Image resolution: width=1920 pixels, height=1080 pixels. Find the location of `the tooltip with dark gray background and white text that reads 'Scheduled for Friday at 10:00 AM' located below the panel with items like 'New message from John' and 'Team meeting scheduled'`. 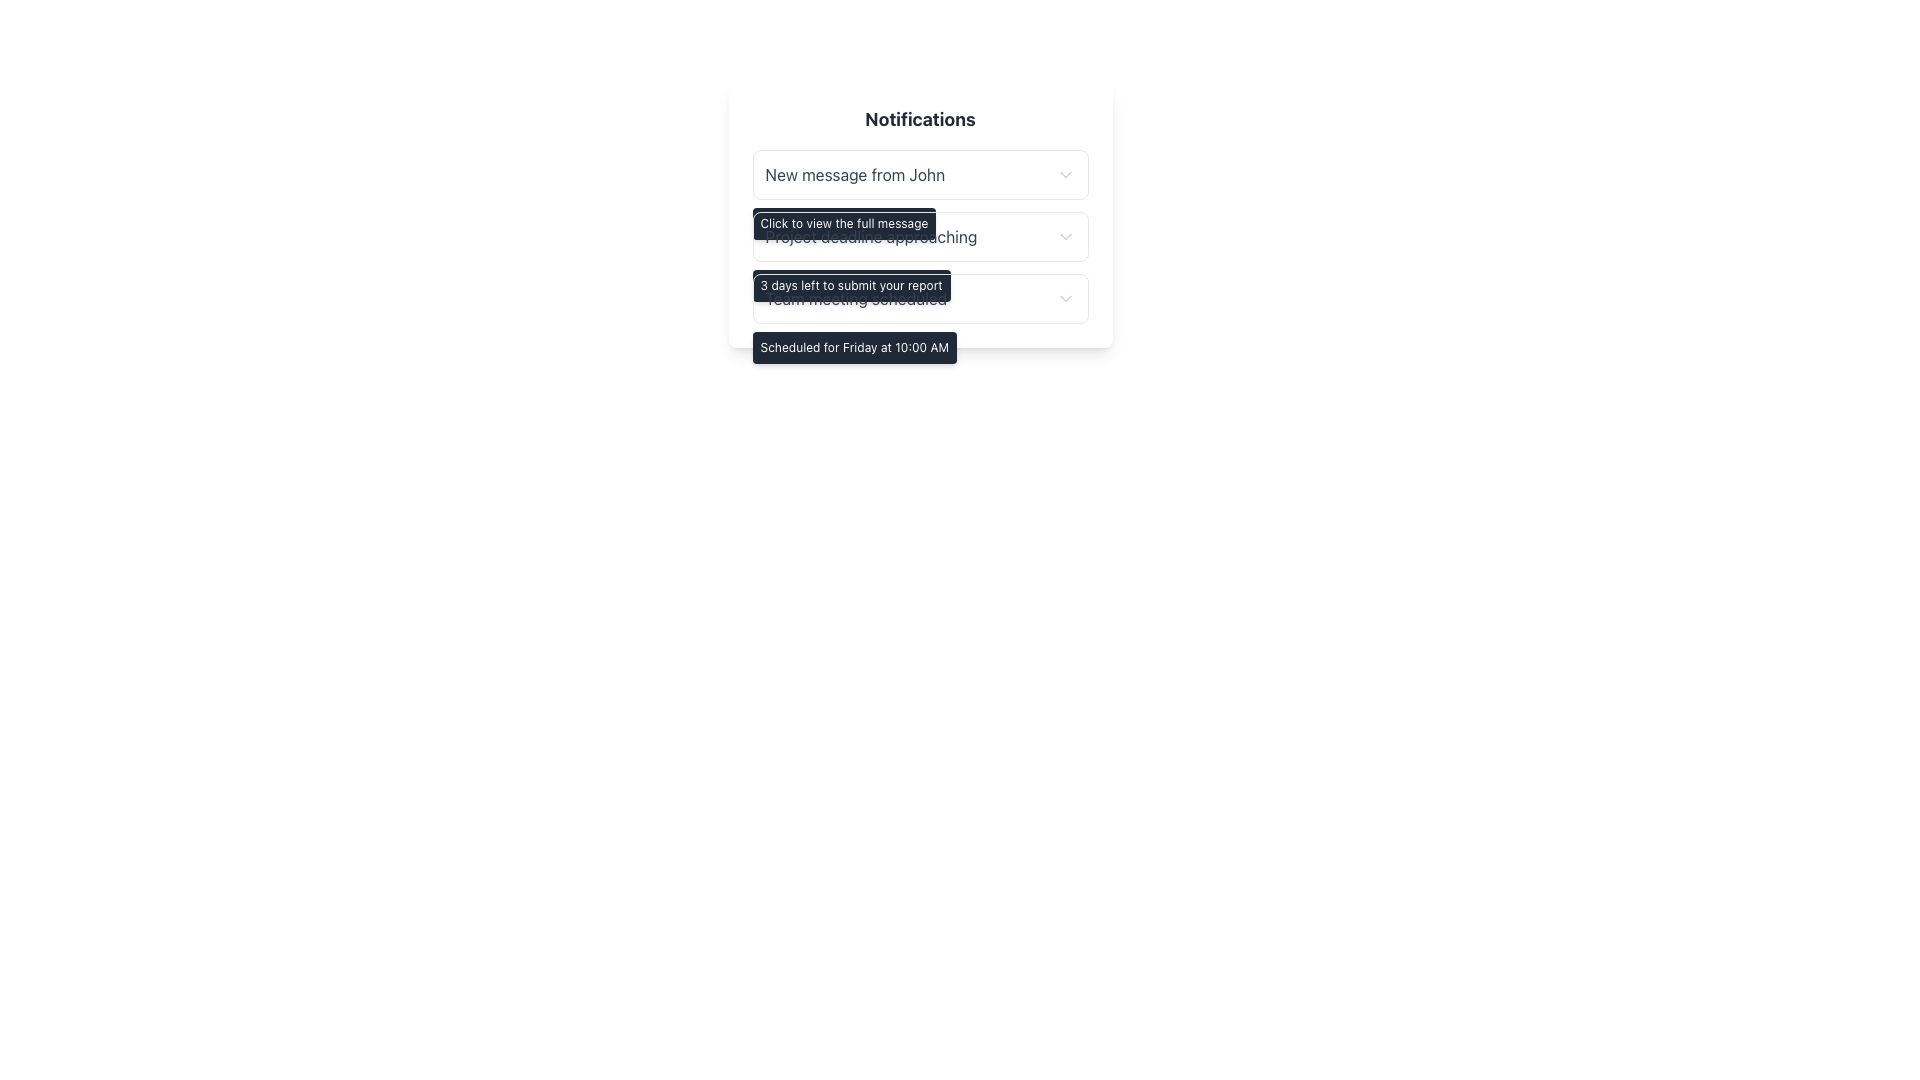

the tooltip with dark gray background and white text that reads 'Scheduled for Friday at 10:00 AM' located below the panel with items like 'New message from John' and 'Team meeting scheduled' is located at coordinates (854, 346).